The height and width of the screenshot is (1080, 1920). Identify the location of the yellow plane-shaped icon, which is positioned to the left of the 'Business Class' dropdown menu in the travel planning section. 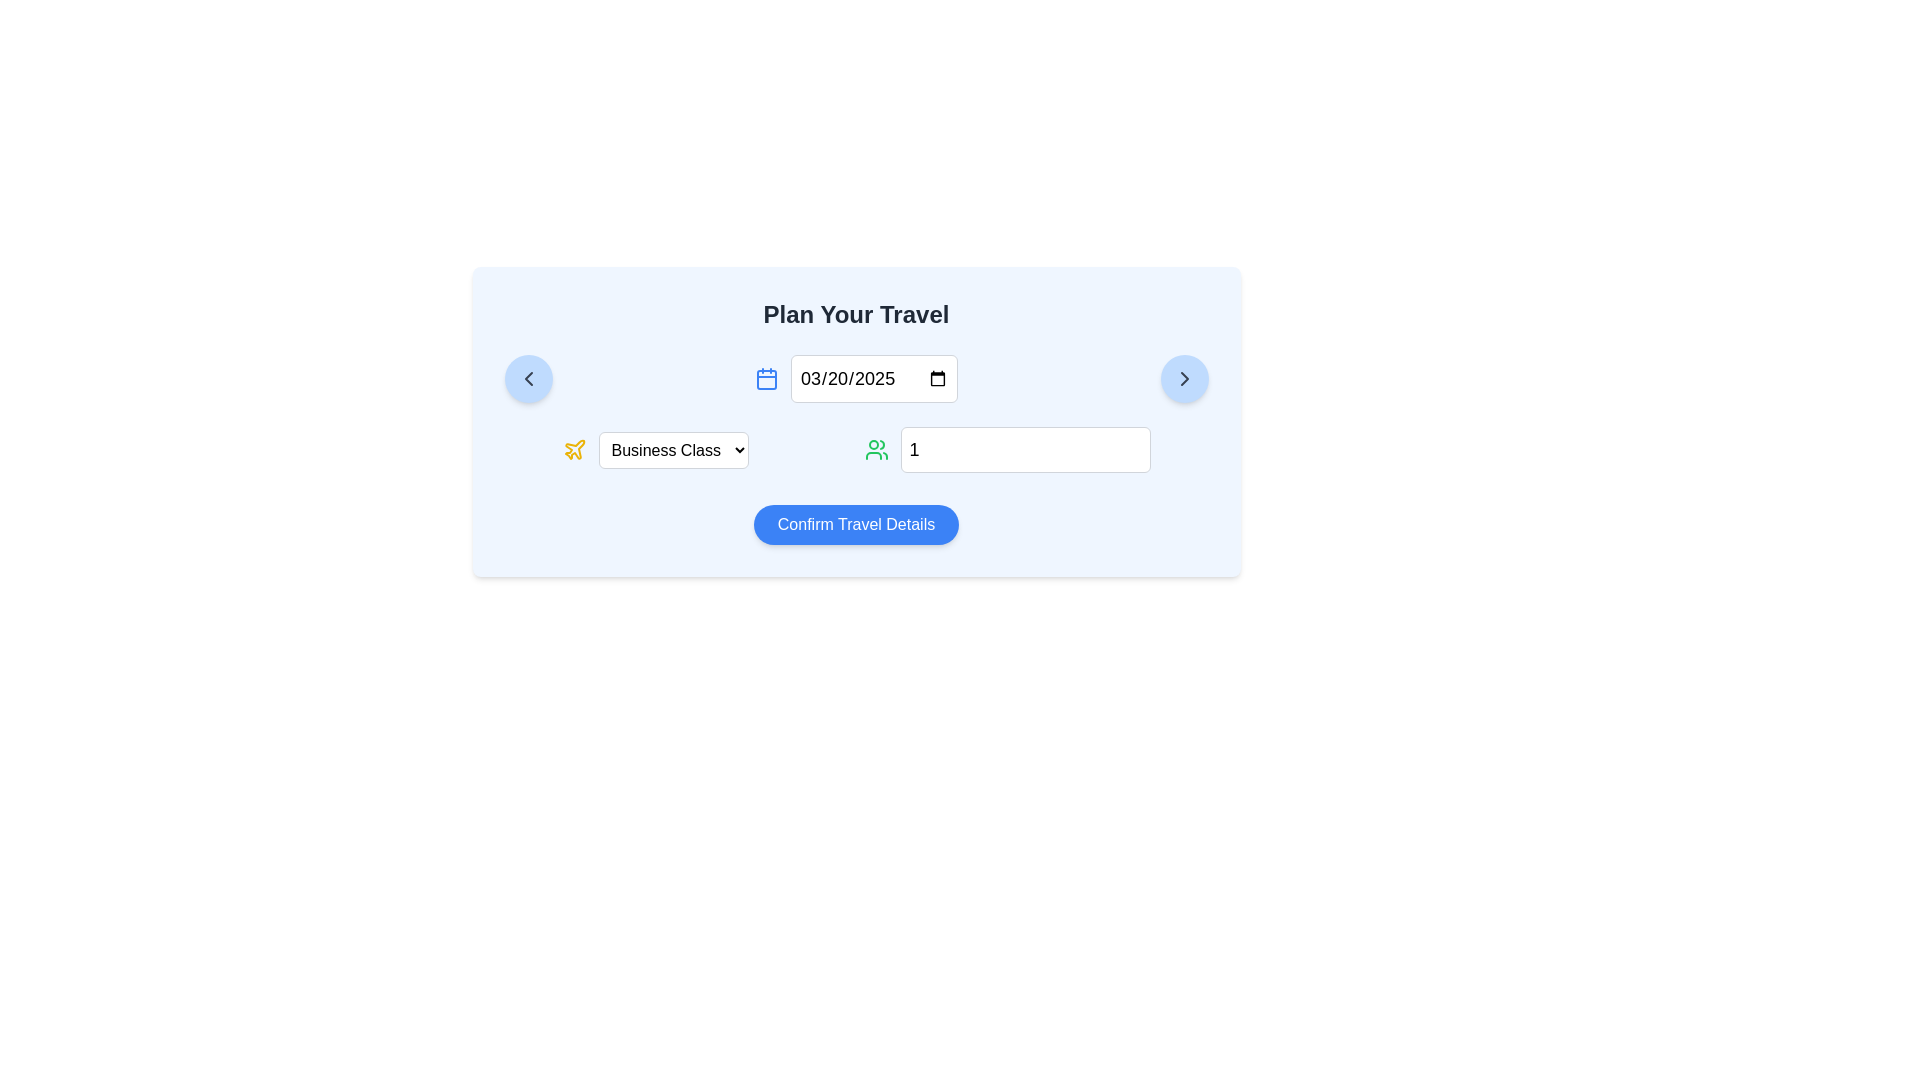
(573, 448).